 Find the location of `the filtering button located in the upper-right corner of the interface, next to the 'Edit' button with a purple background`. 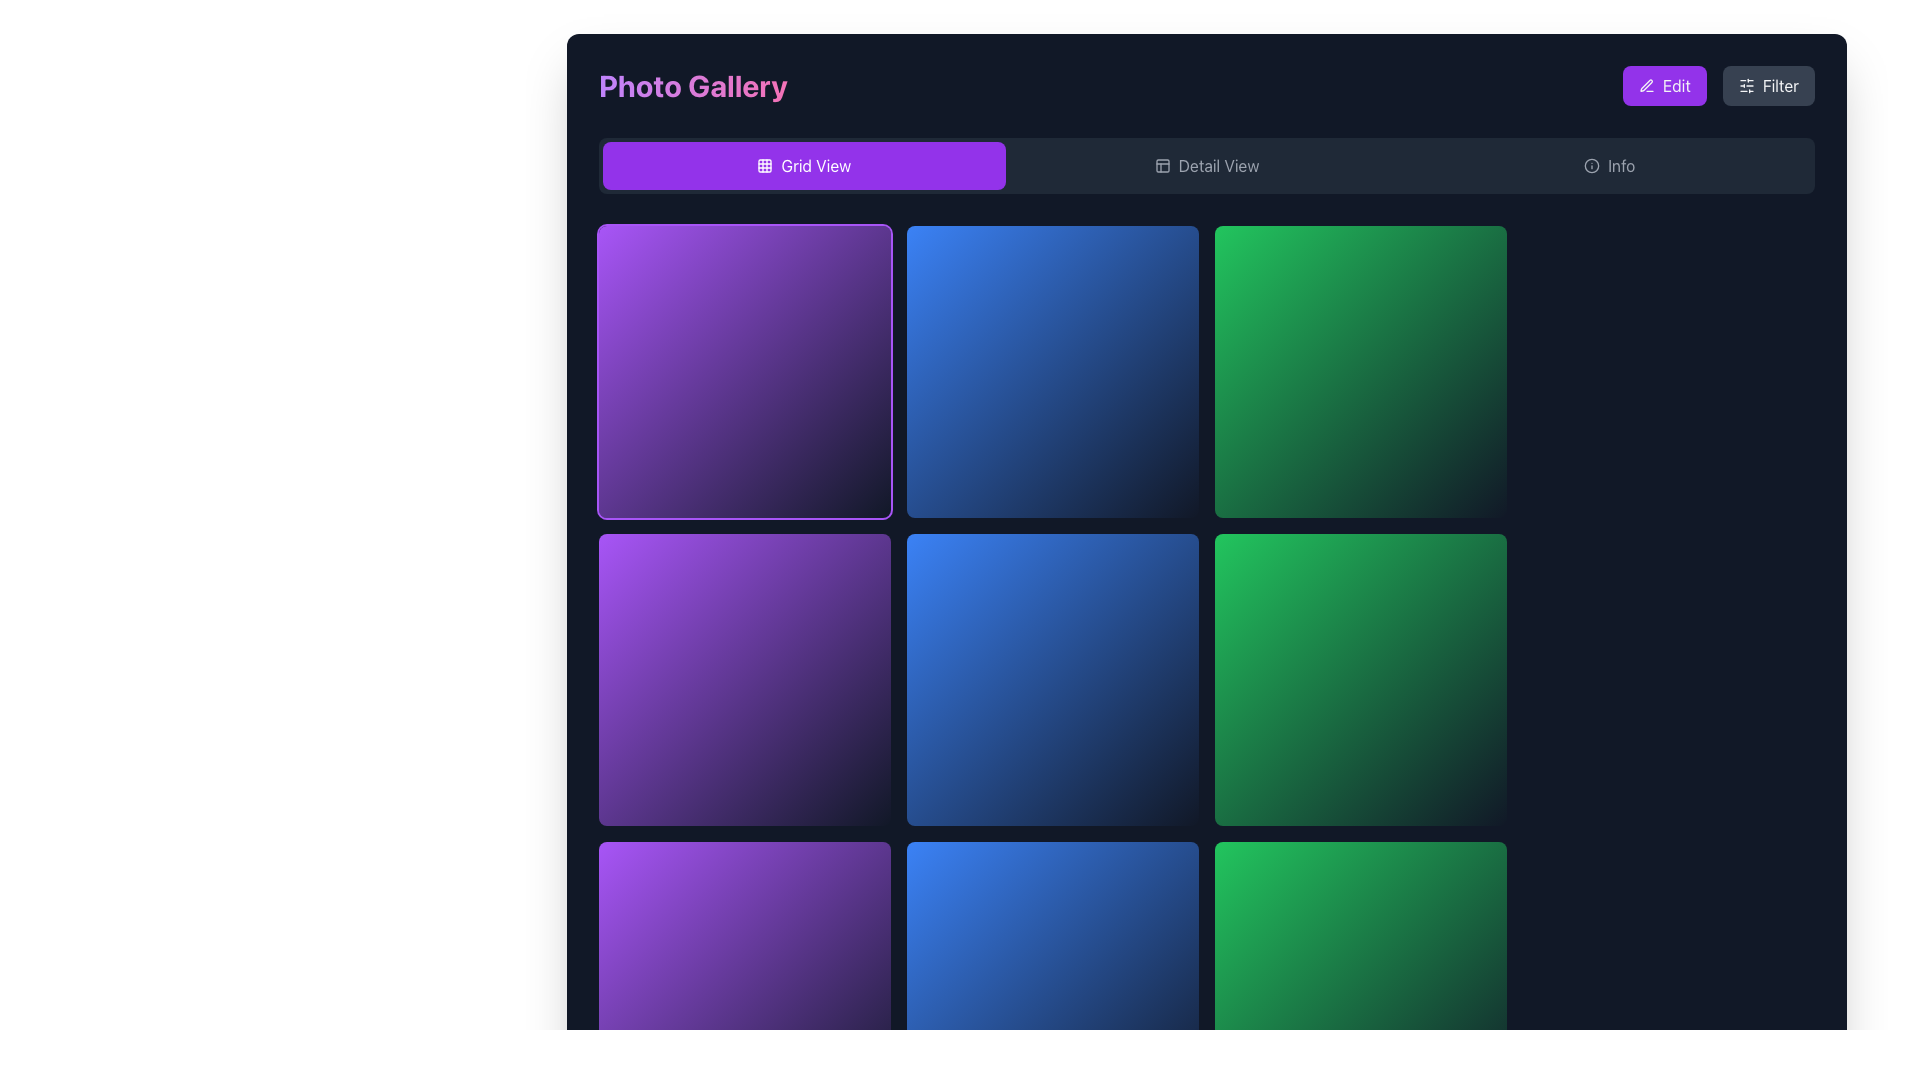

the filtering button located in the upper-right corner of the interface, next to the 'Edit' button with a purple background is located at coordinates (1717, 84).